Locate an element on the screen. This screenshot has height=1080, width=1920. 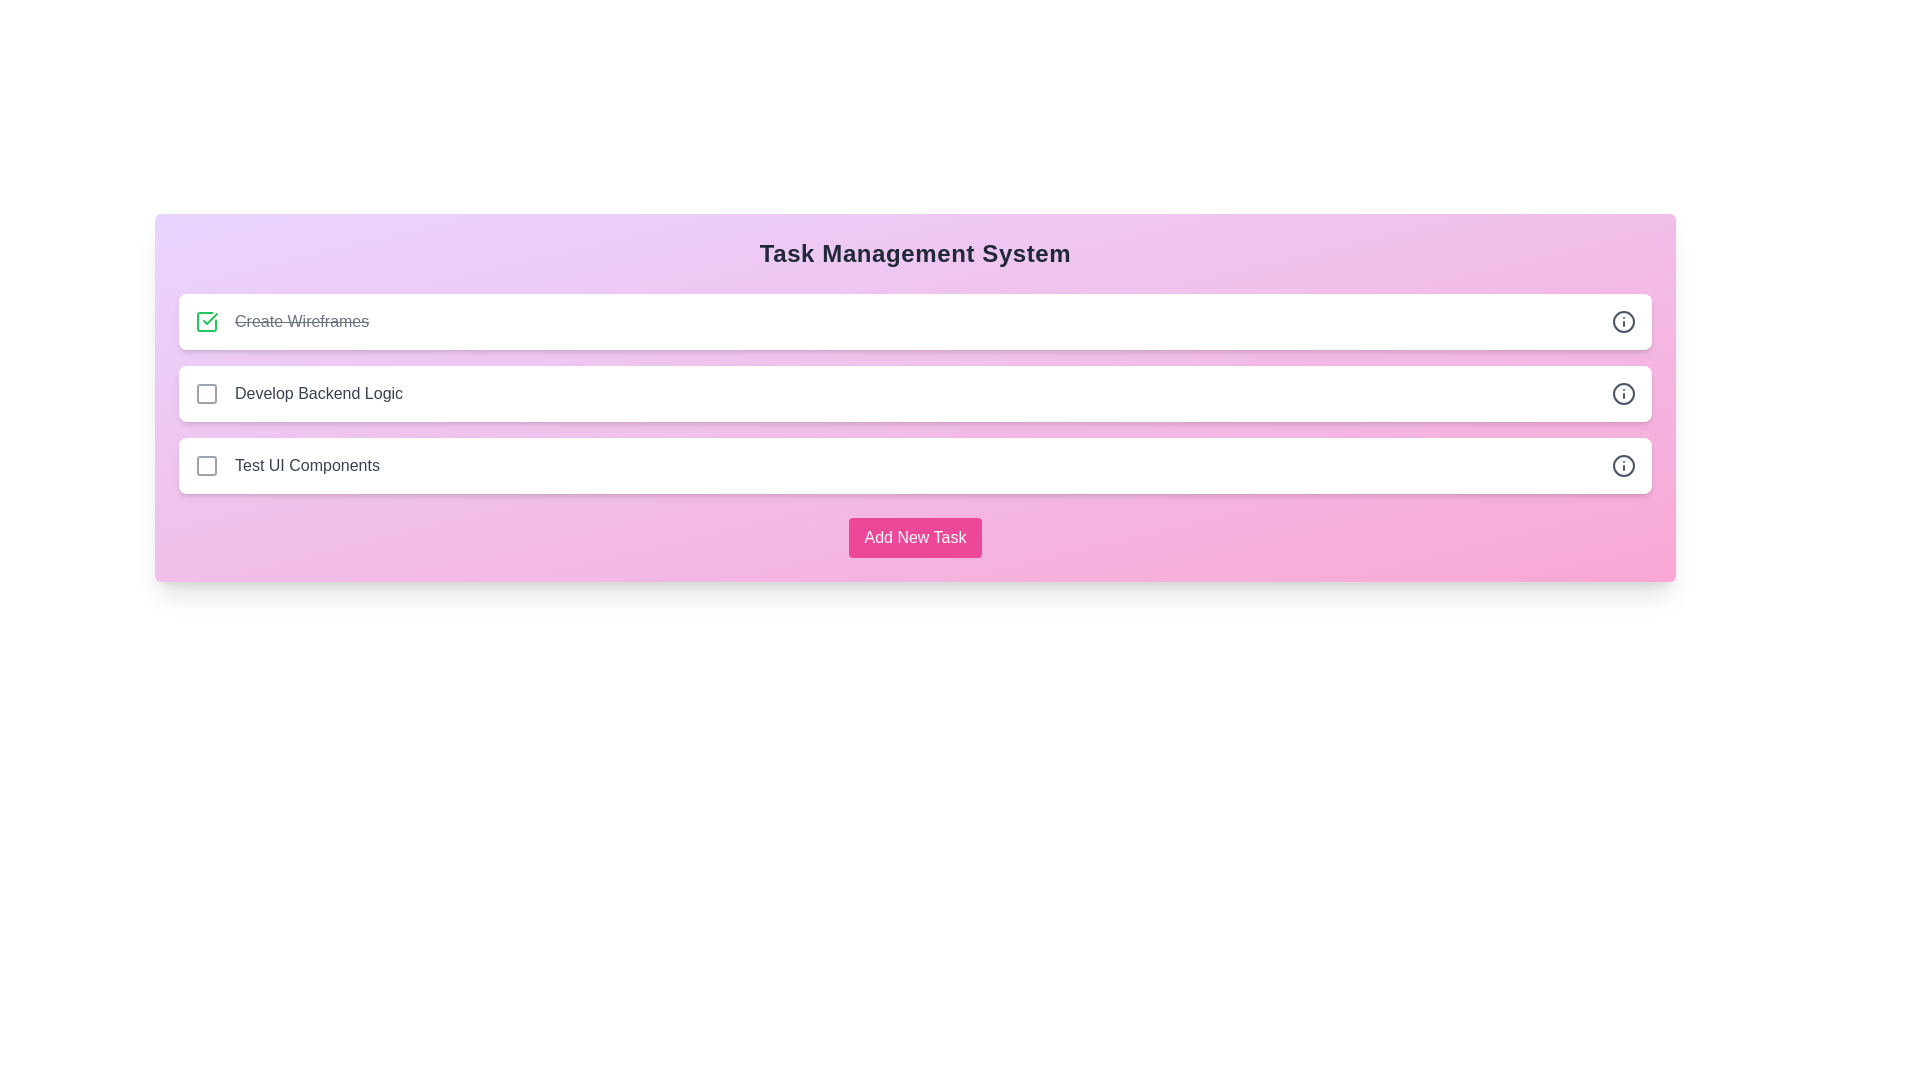
the info icon next to the task 'Develop Backend Logic' to view its details is located at coordinates (1623, 393).